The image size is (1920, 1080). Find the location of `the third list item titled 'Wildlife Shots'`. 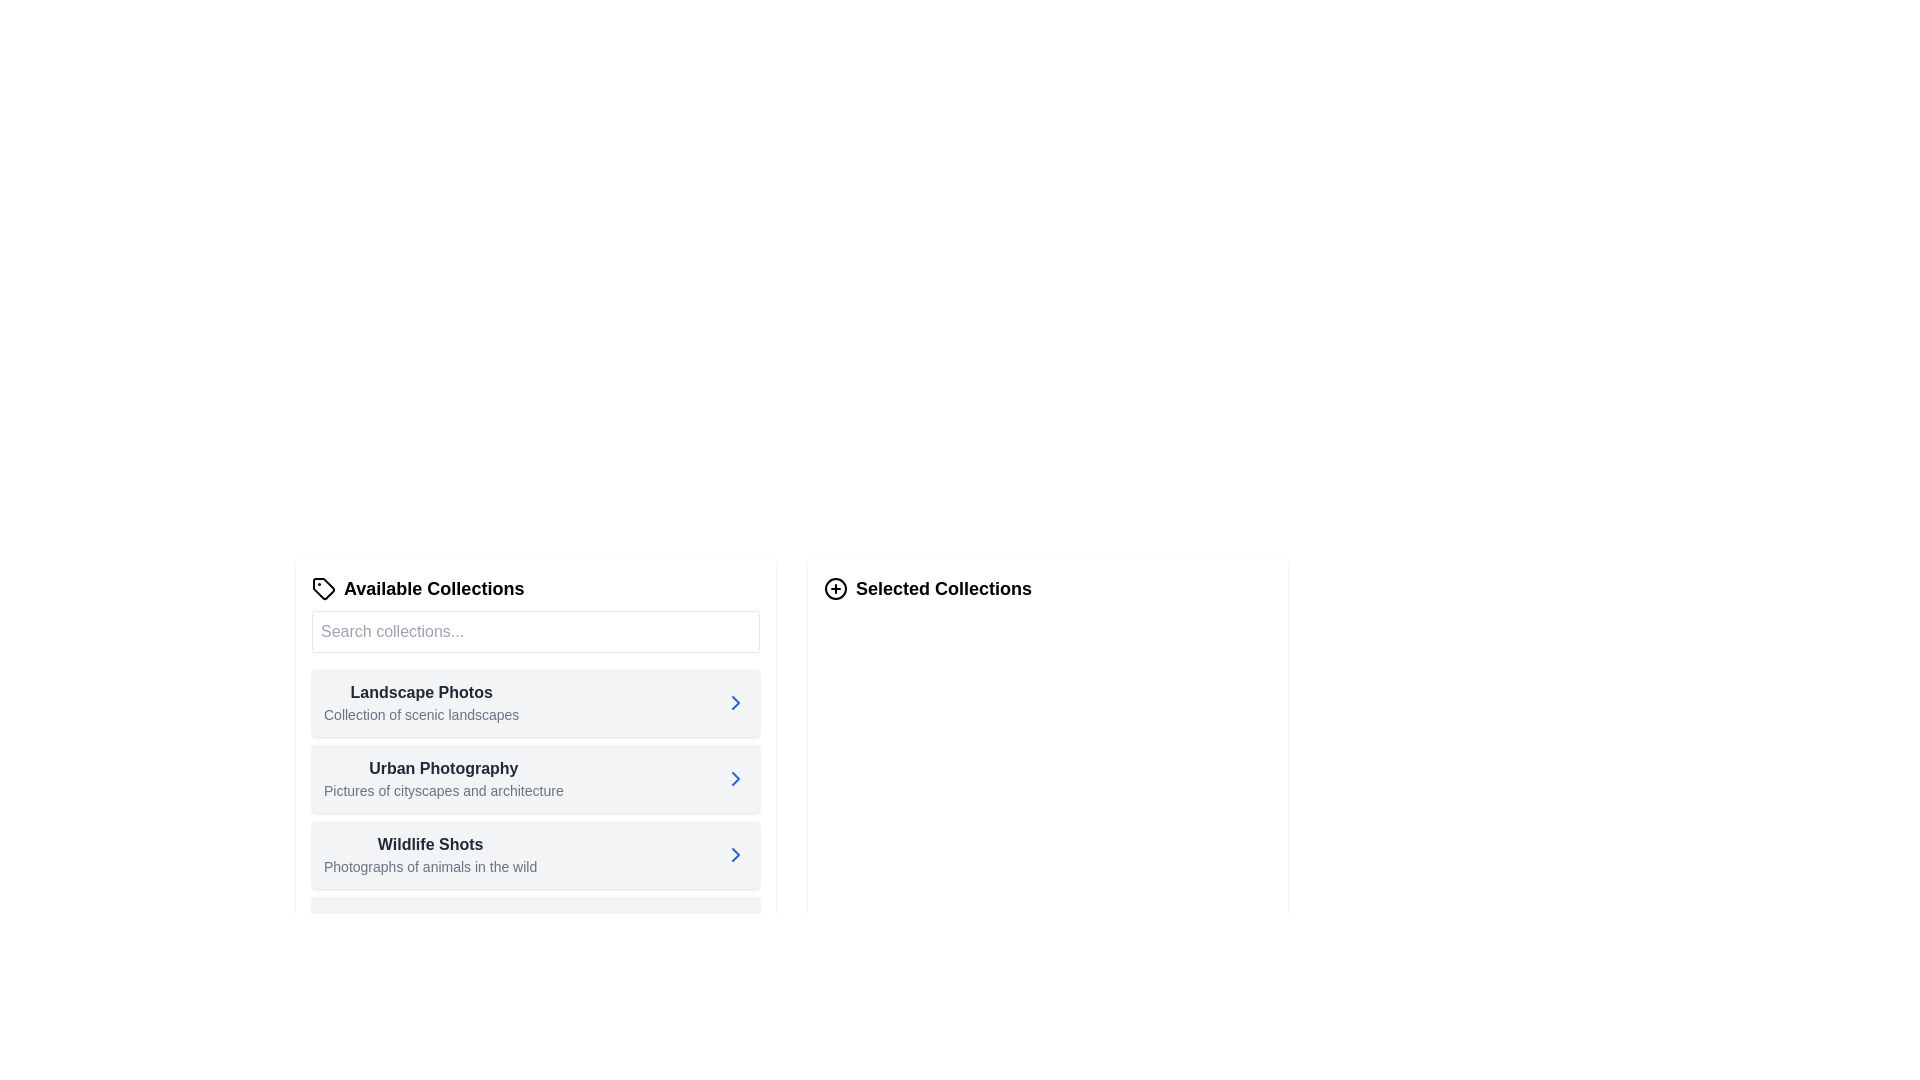

the third list item titled 'Wildlife Shots' is located at coordinates (536, 855).